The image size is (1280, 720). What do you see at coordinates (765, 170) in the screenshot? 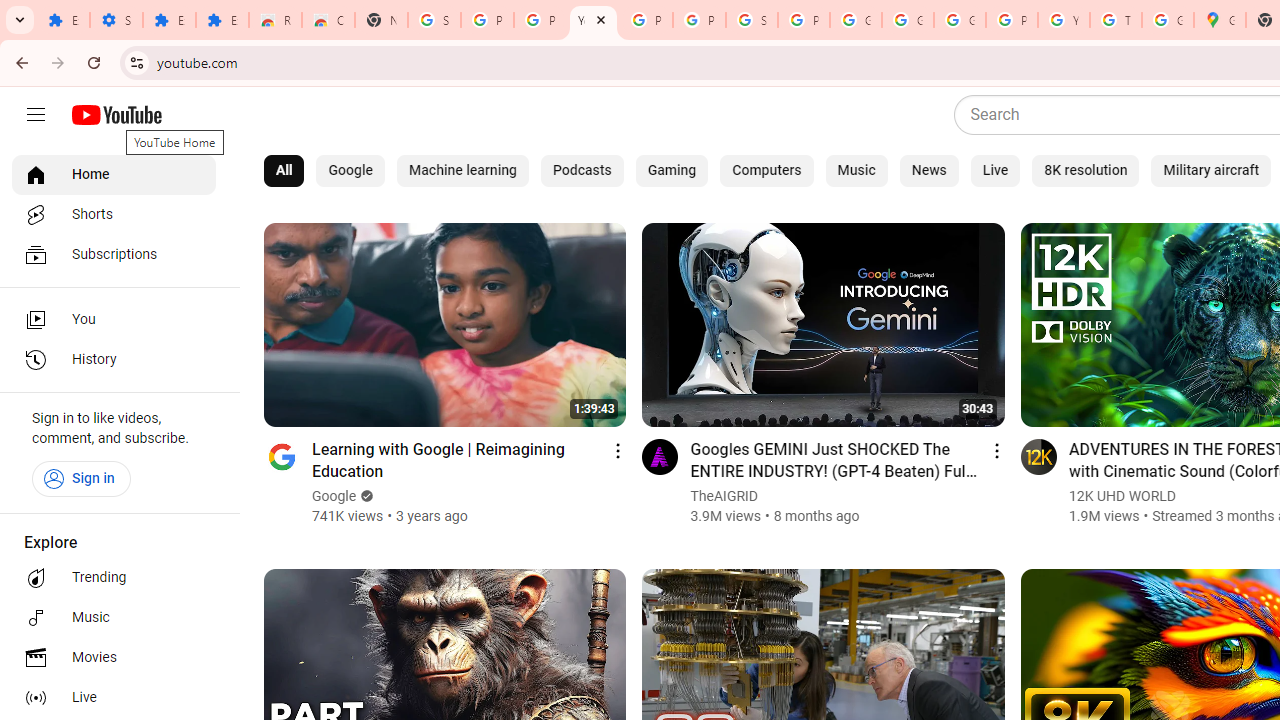
I see `'Computers'` at bounding box center [765, 170].